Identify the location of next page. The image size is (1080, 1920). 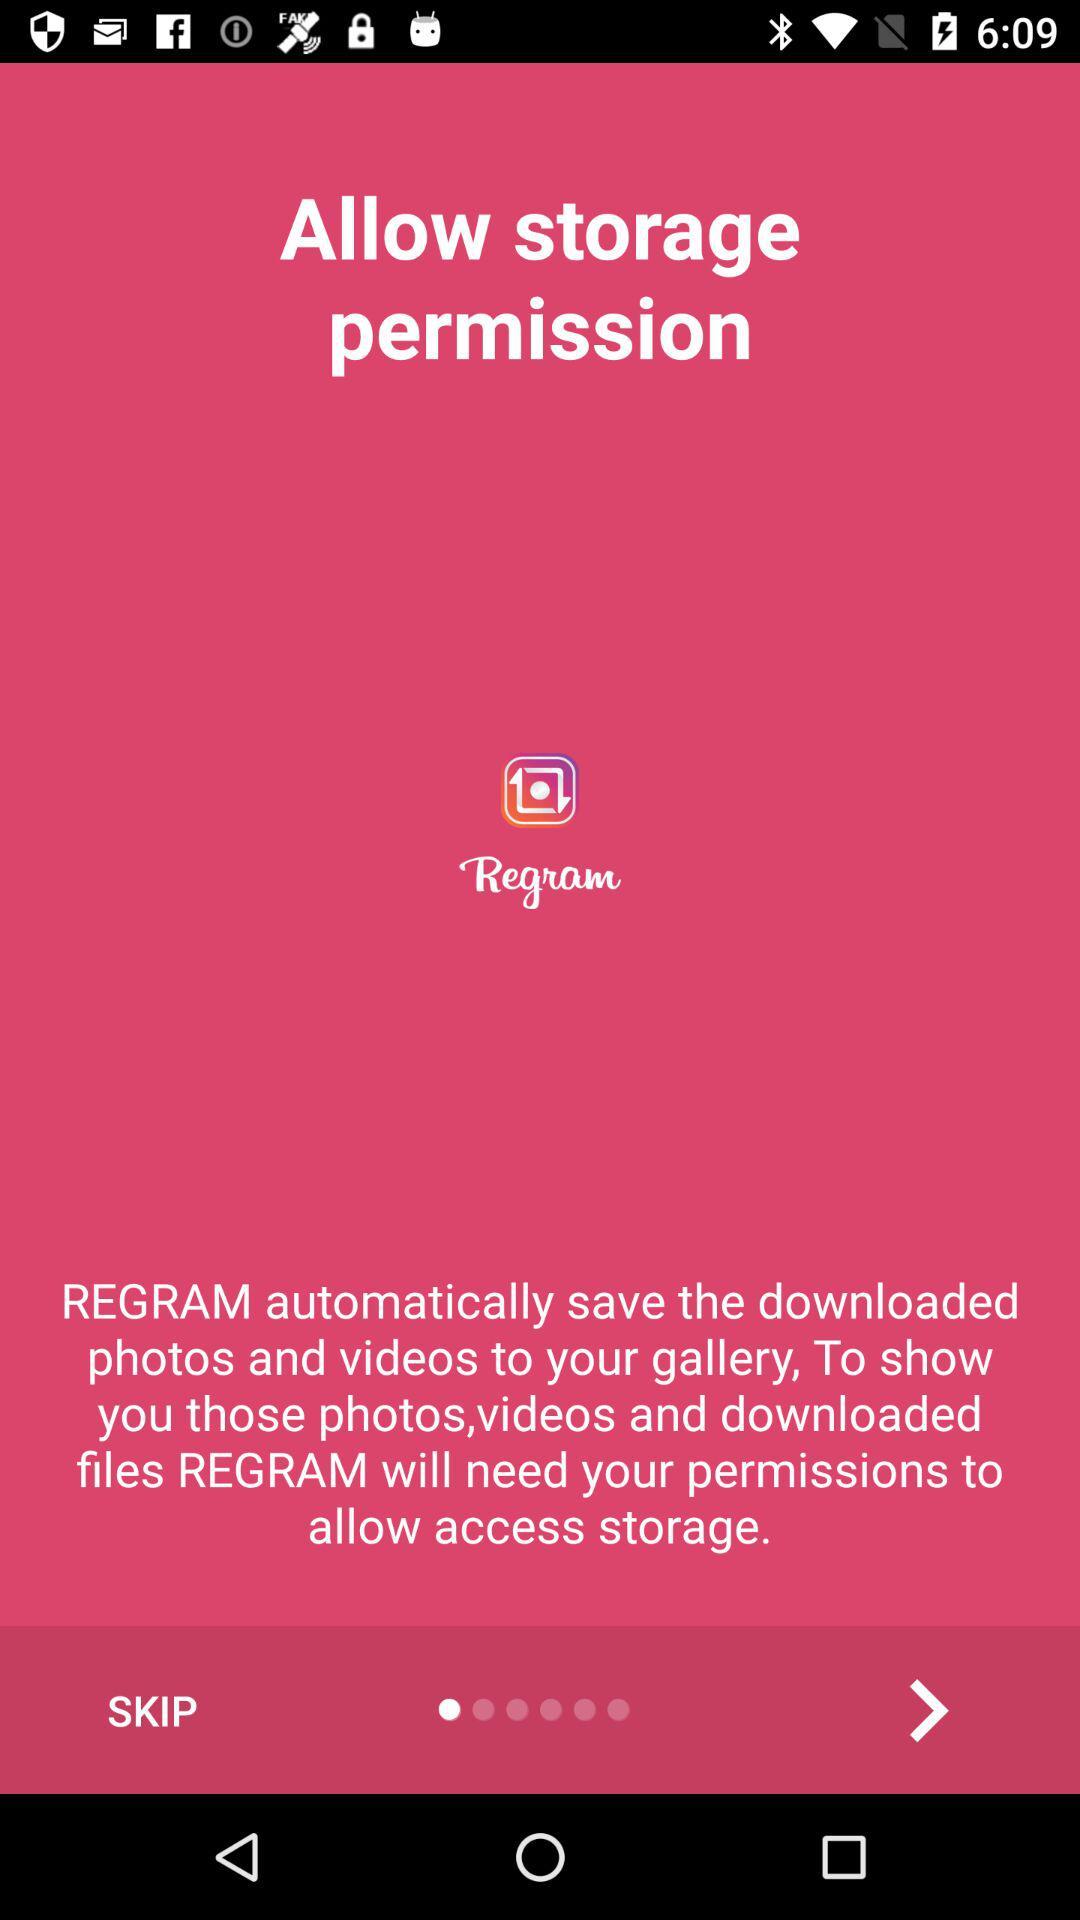
(927, 1709).